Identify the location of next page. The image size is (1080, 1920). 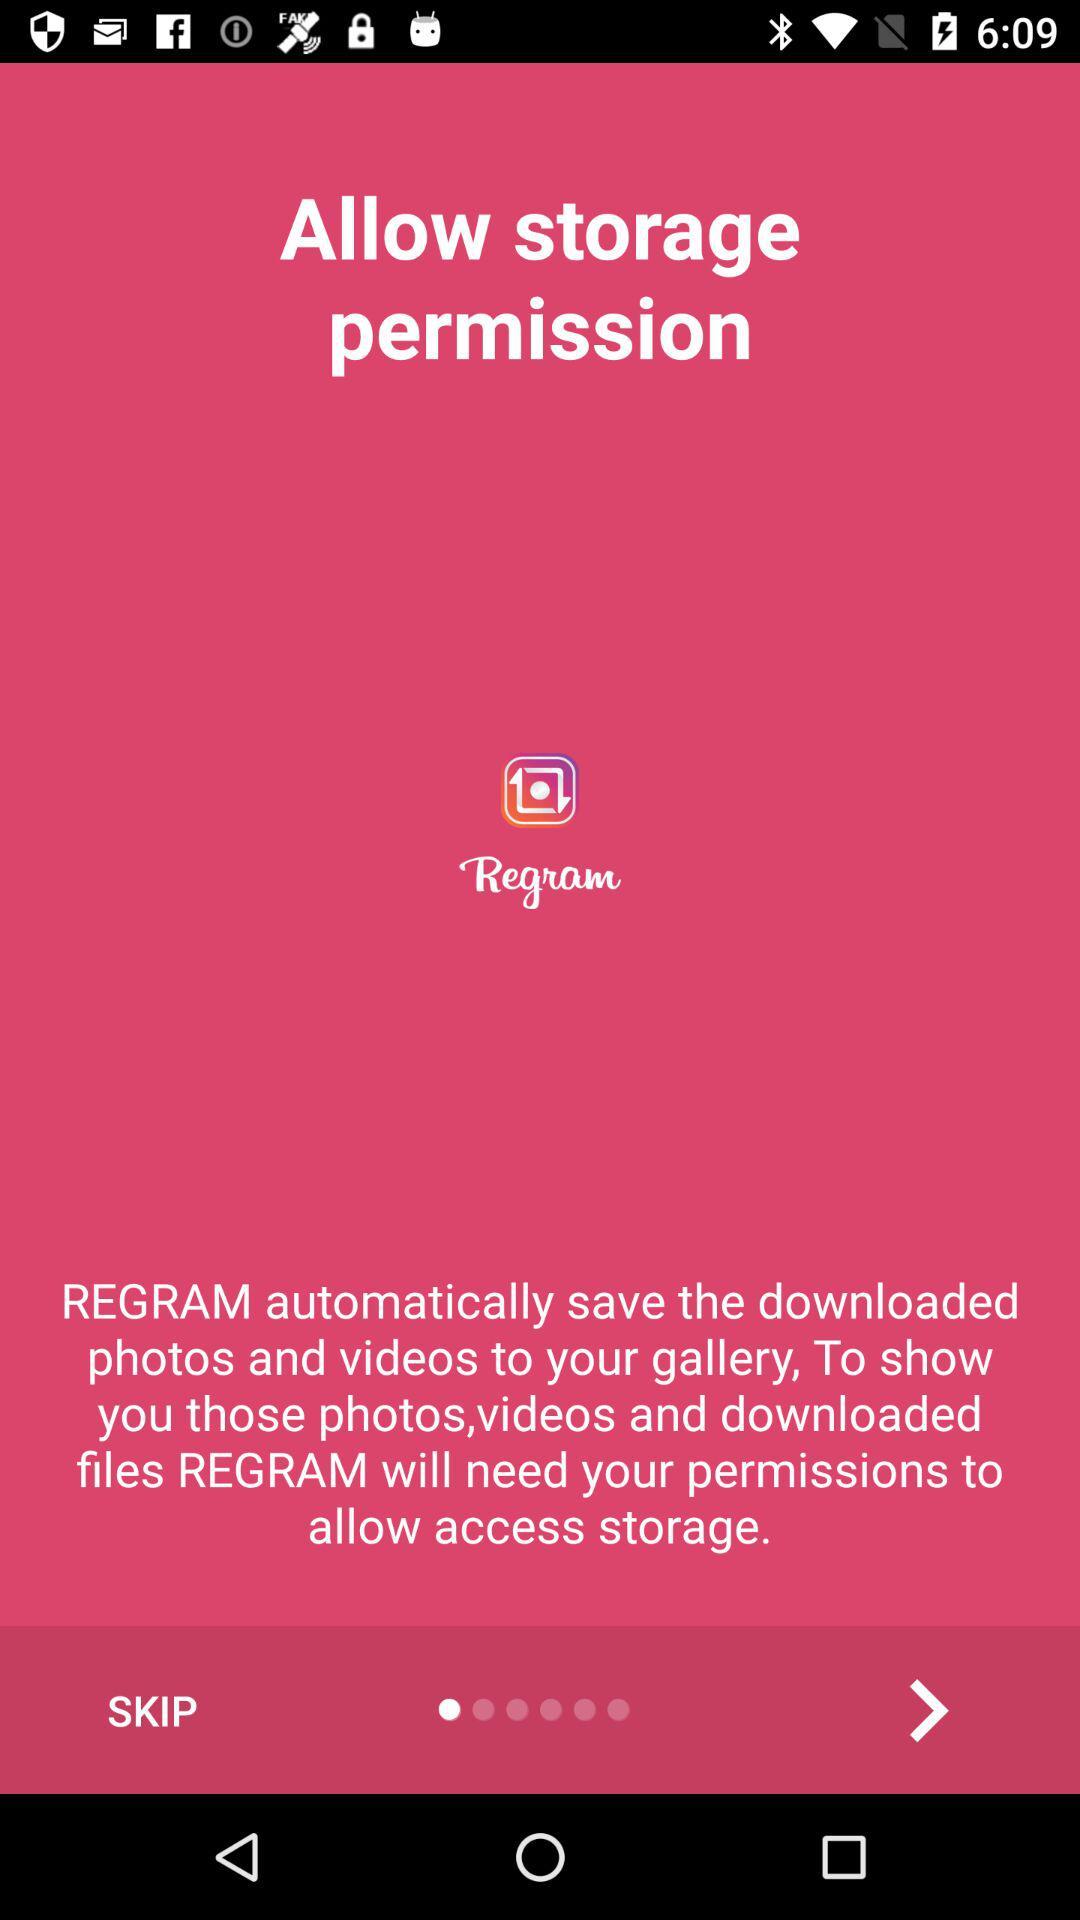
(927, 1709).